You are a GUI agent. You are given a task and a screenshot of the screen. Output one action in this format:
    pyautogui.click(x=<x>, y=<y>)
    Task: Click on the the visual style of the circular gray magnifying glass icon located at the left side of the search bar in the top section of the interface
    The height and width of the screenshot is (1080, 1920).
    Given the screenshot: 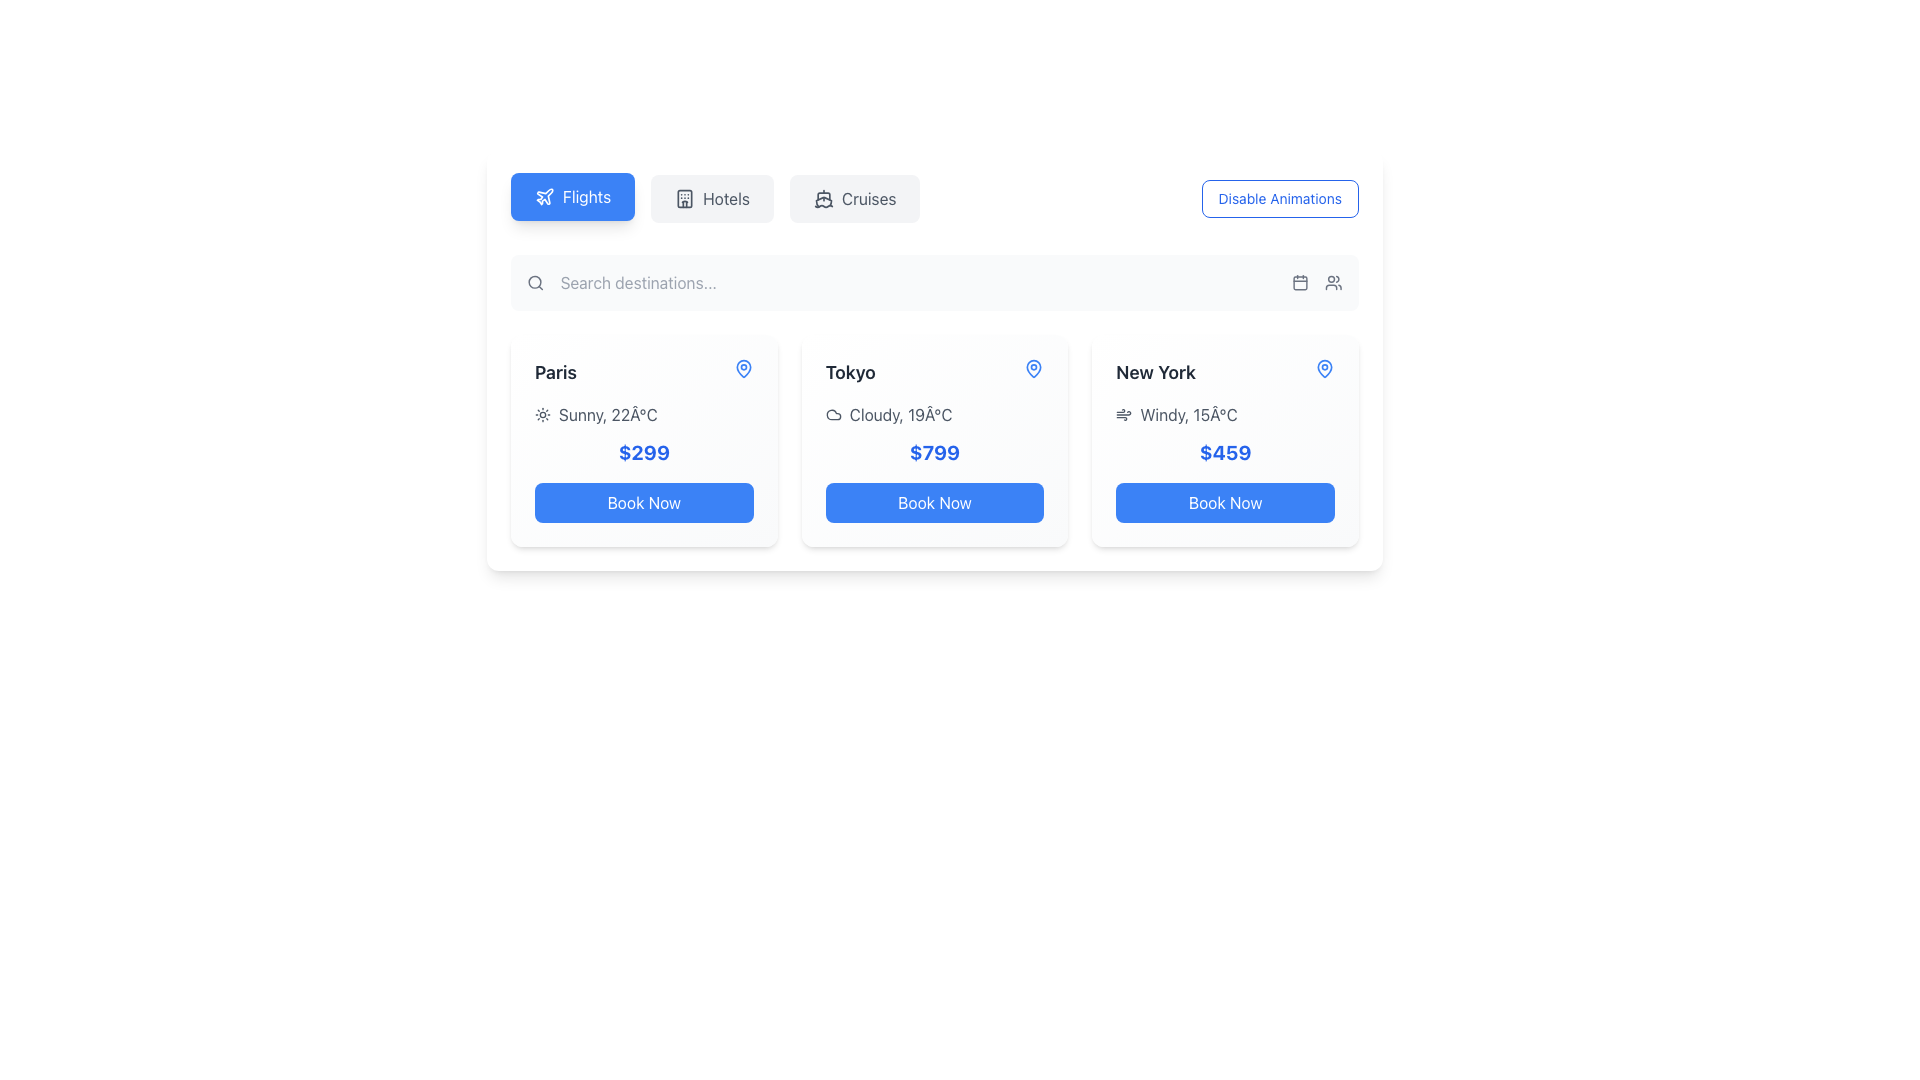 What is the action you would take?
    pyautogui.click(x=535, y=282)
    